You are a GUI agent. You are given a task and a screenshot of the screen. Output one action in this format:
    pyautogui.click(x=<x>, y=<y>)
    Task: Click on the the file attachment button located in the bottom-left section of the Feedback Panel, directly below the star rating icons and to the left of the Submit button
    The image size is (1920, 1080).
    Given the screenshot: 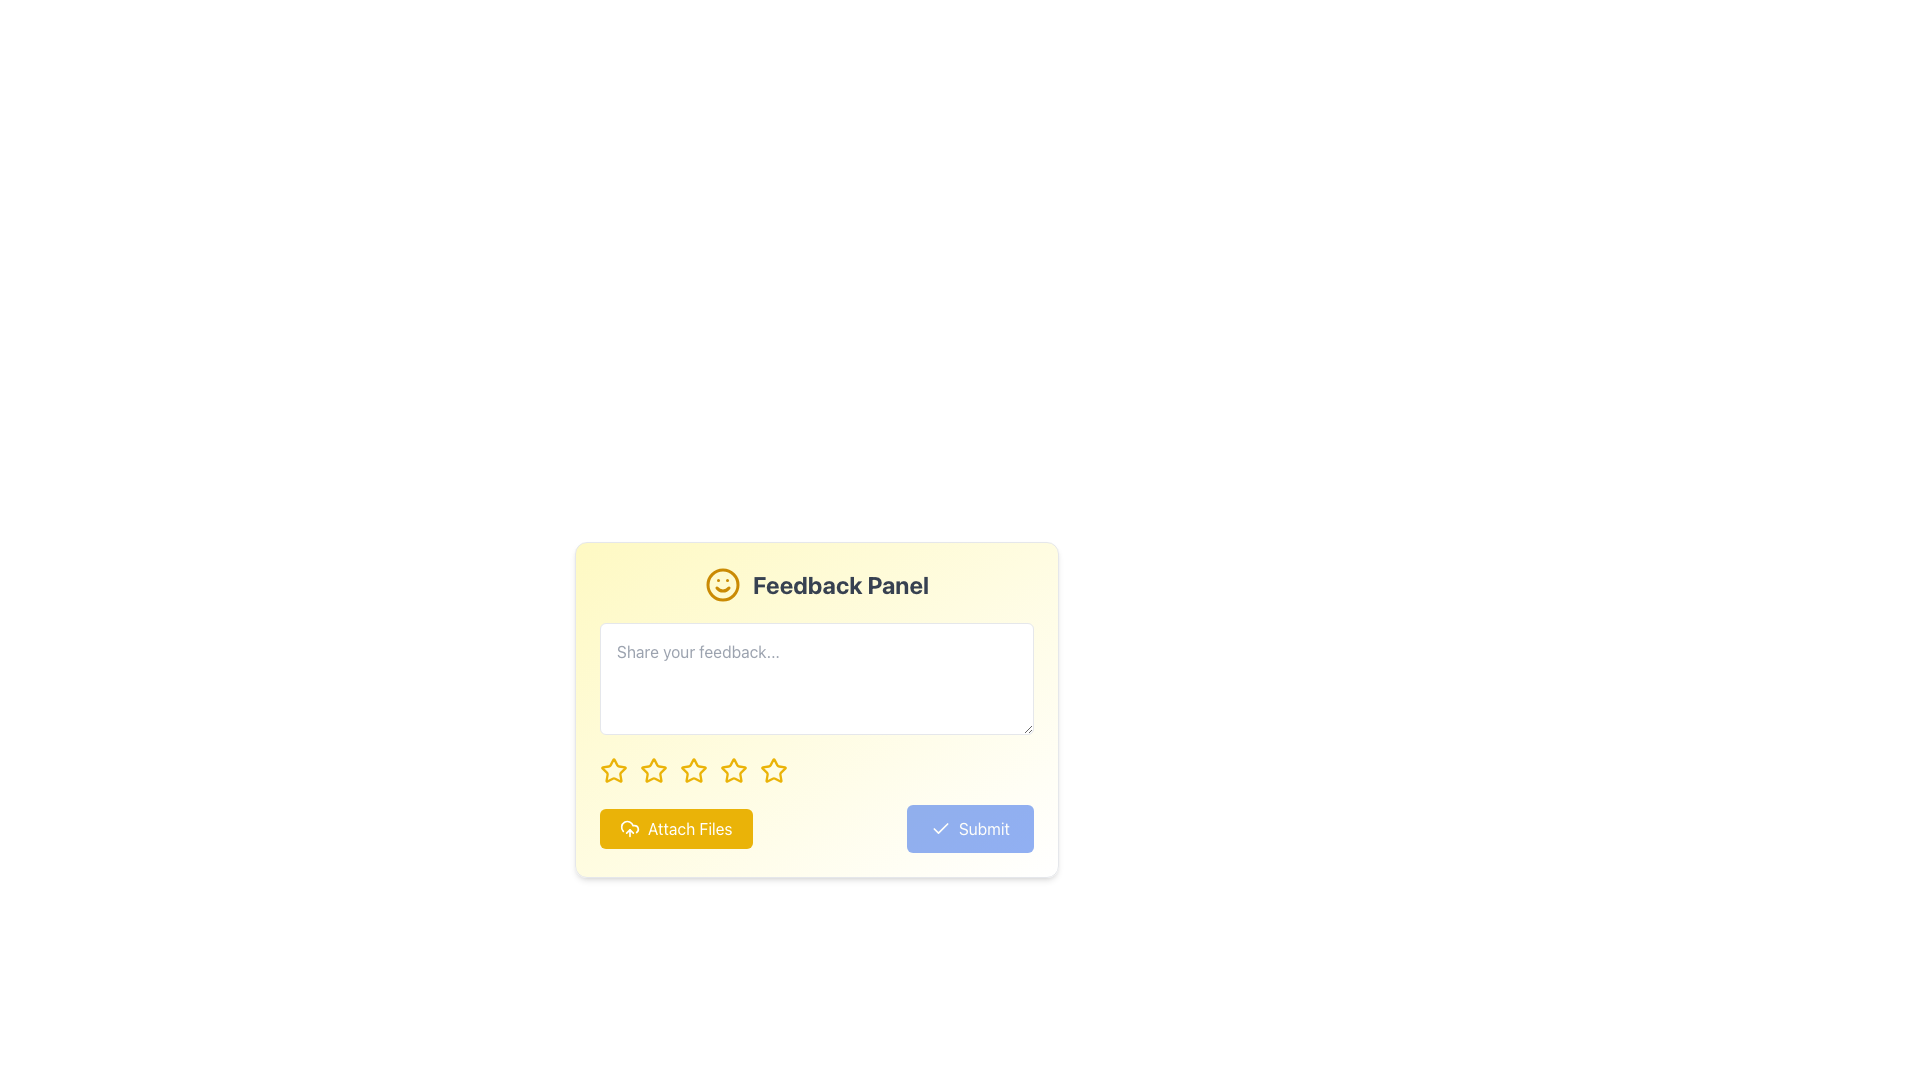 What is the action you would take?
    pyautogui.click(x=676, y=829)
    